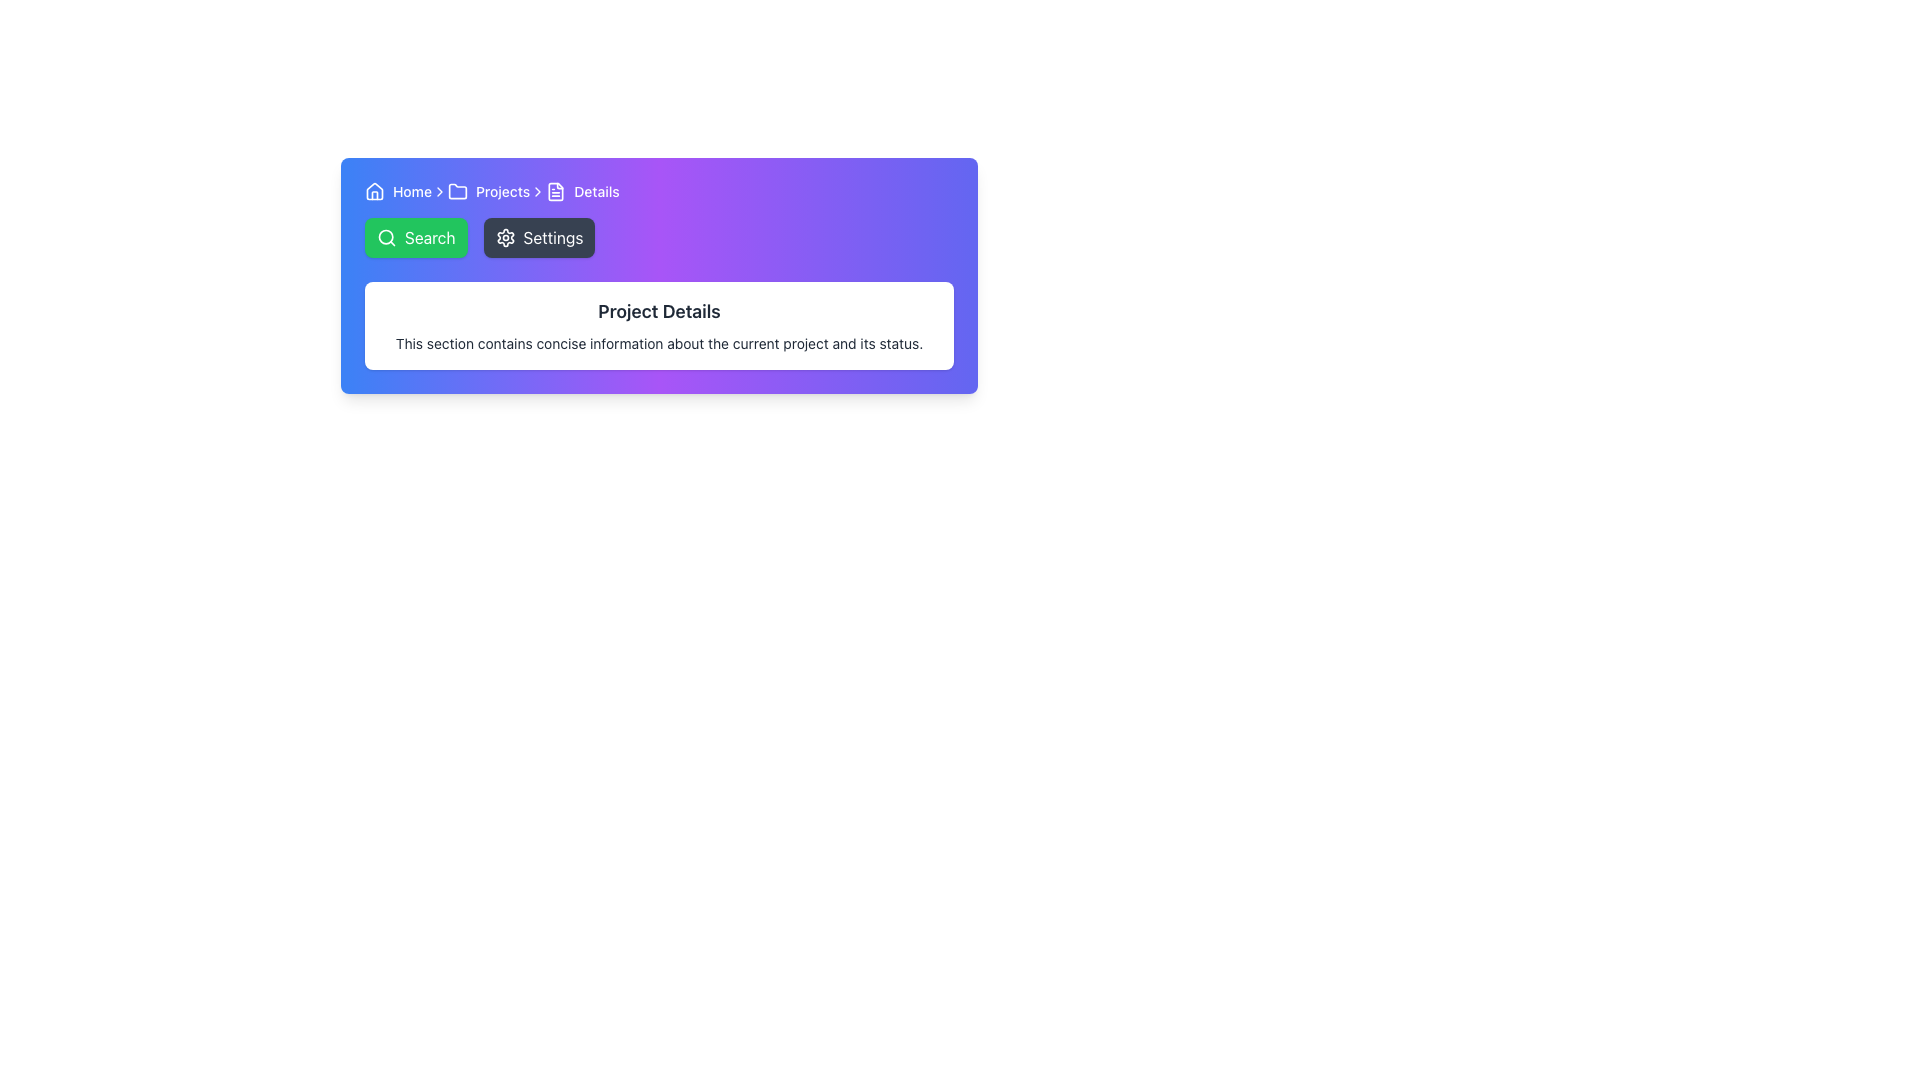 Image resolution: width=1920 pixels, height=1080 pixels. I want to click on the gear icon representing settings functionality, located within the 'Settings' button, so click(505, 237).